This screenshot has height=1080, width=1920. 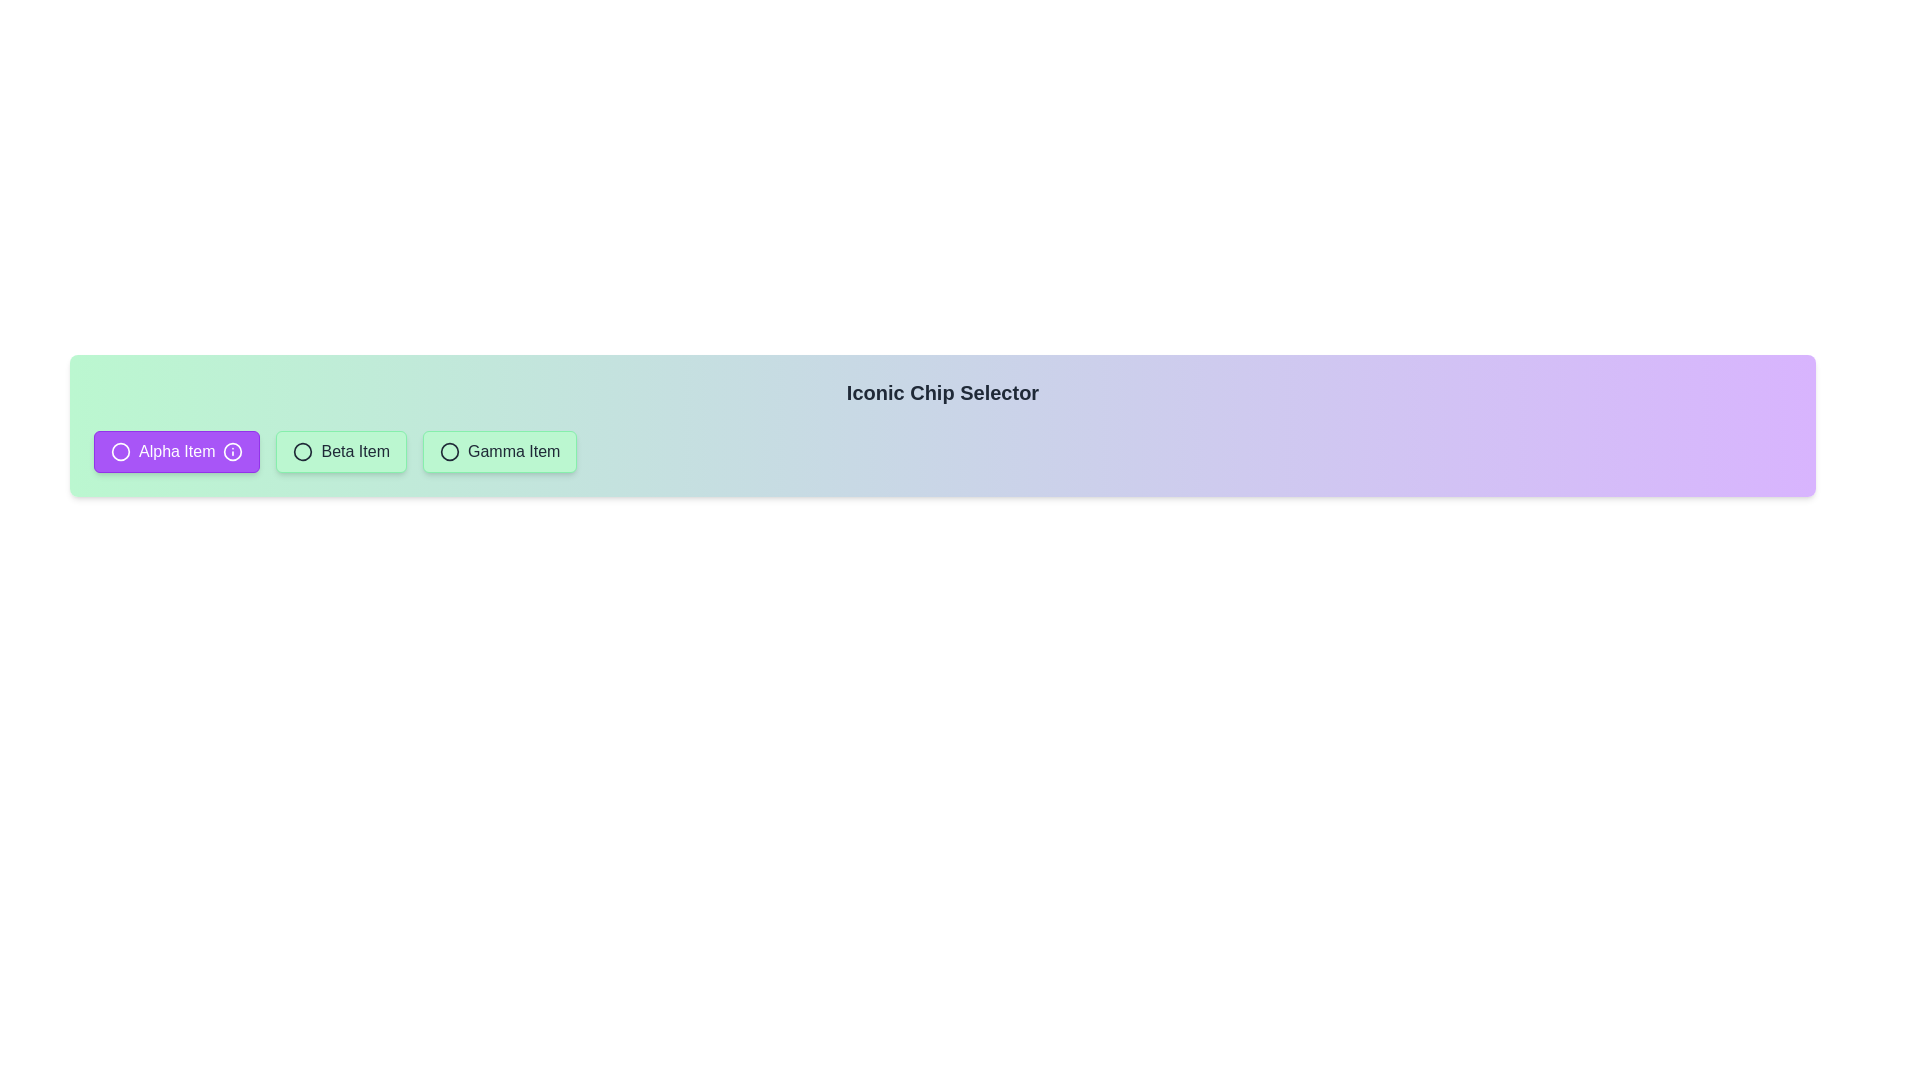 I want to click on the button labeled Alpha Item, so click(x=177, y=451).